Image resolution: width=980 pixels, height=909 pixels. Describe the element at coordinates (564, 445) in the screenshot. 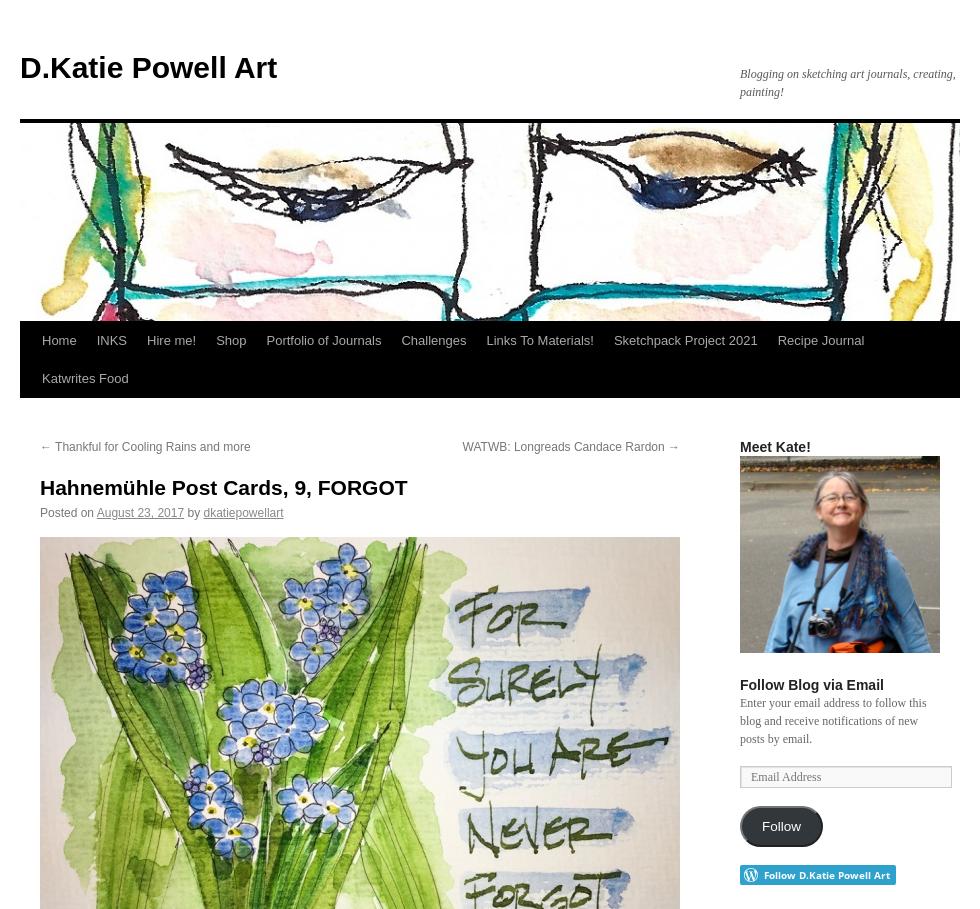

I see `'WATWB: Longreads Candace Rardon'` at that location.